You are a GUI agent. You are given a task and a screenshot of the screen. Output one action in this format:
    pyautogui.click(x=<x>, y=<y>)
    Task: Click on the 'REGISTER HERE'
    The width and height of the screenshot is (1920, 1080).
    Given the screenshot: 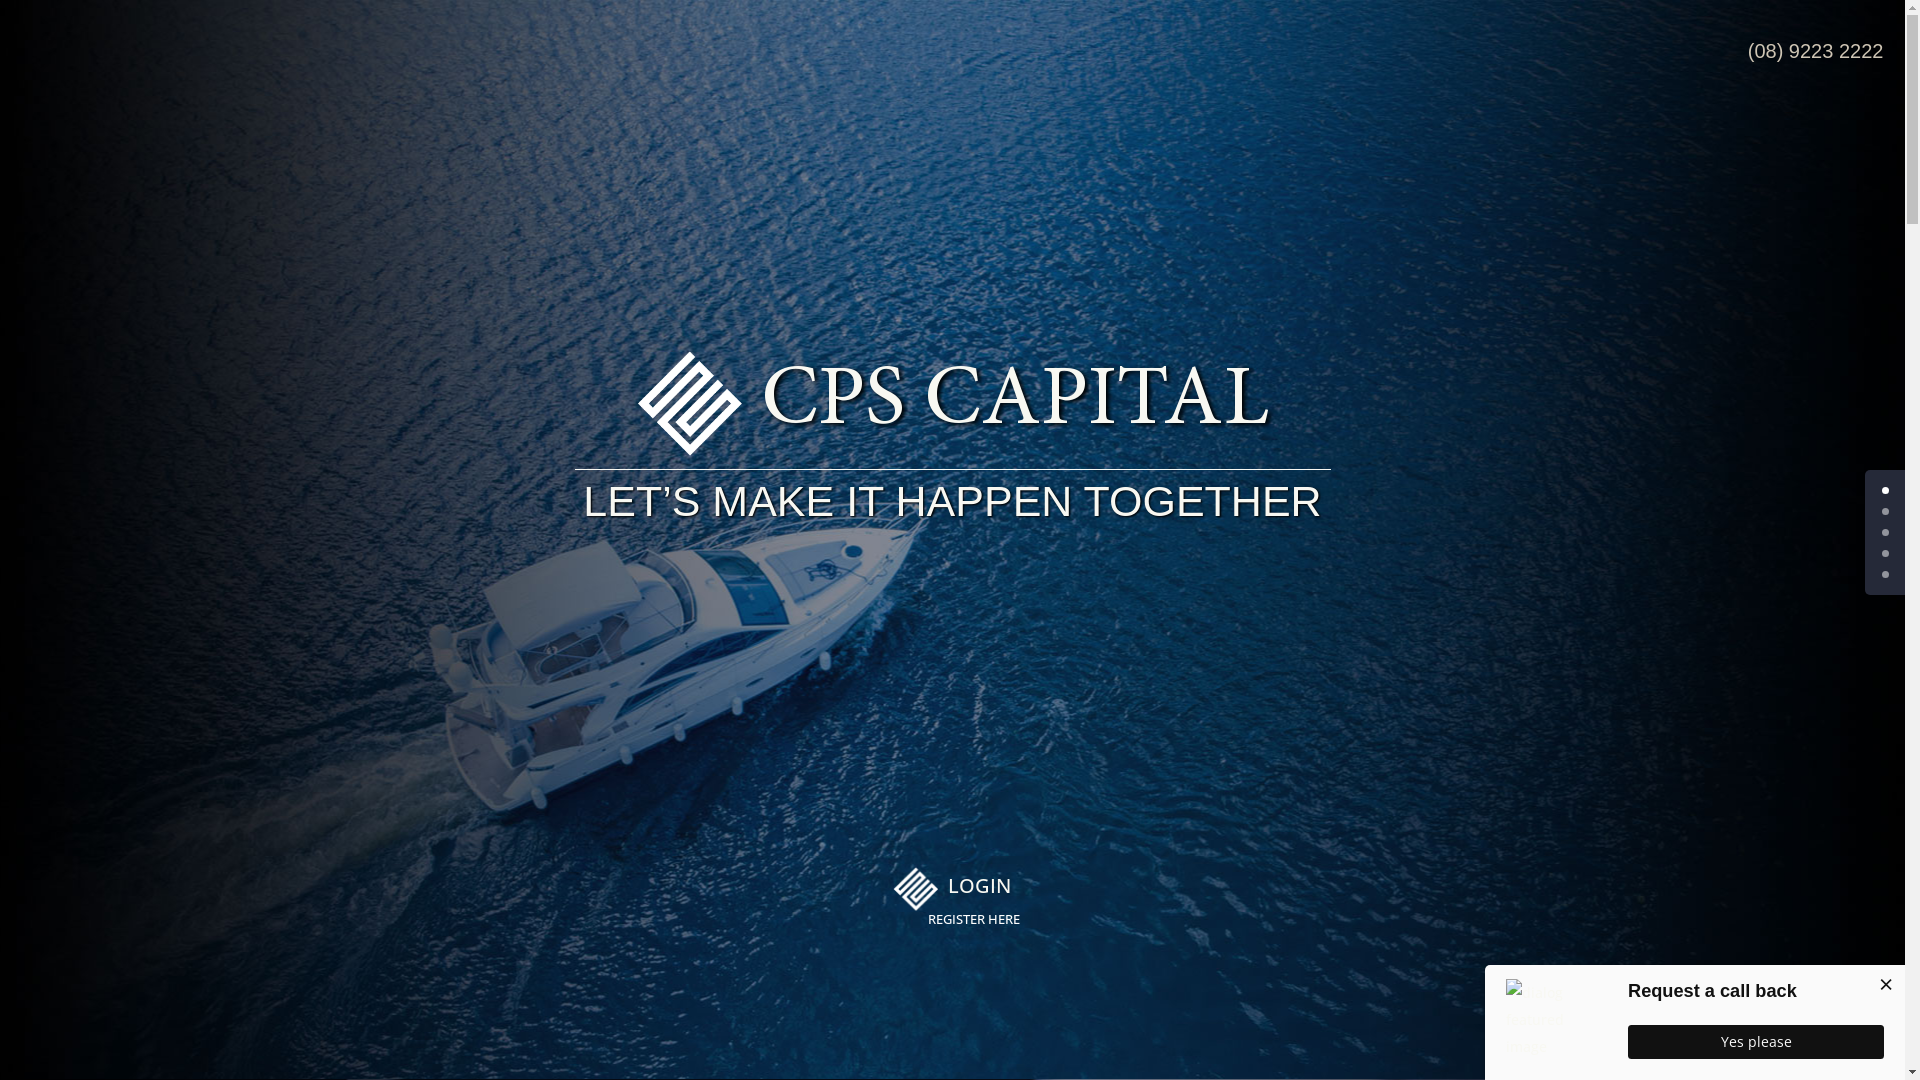 What is the action you would take?
    pyautogui.click(x=926, y=921)
    